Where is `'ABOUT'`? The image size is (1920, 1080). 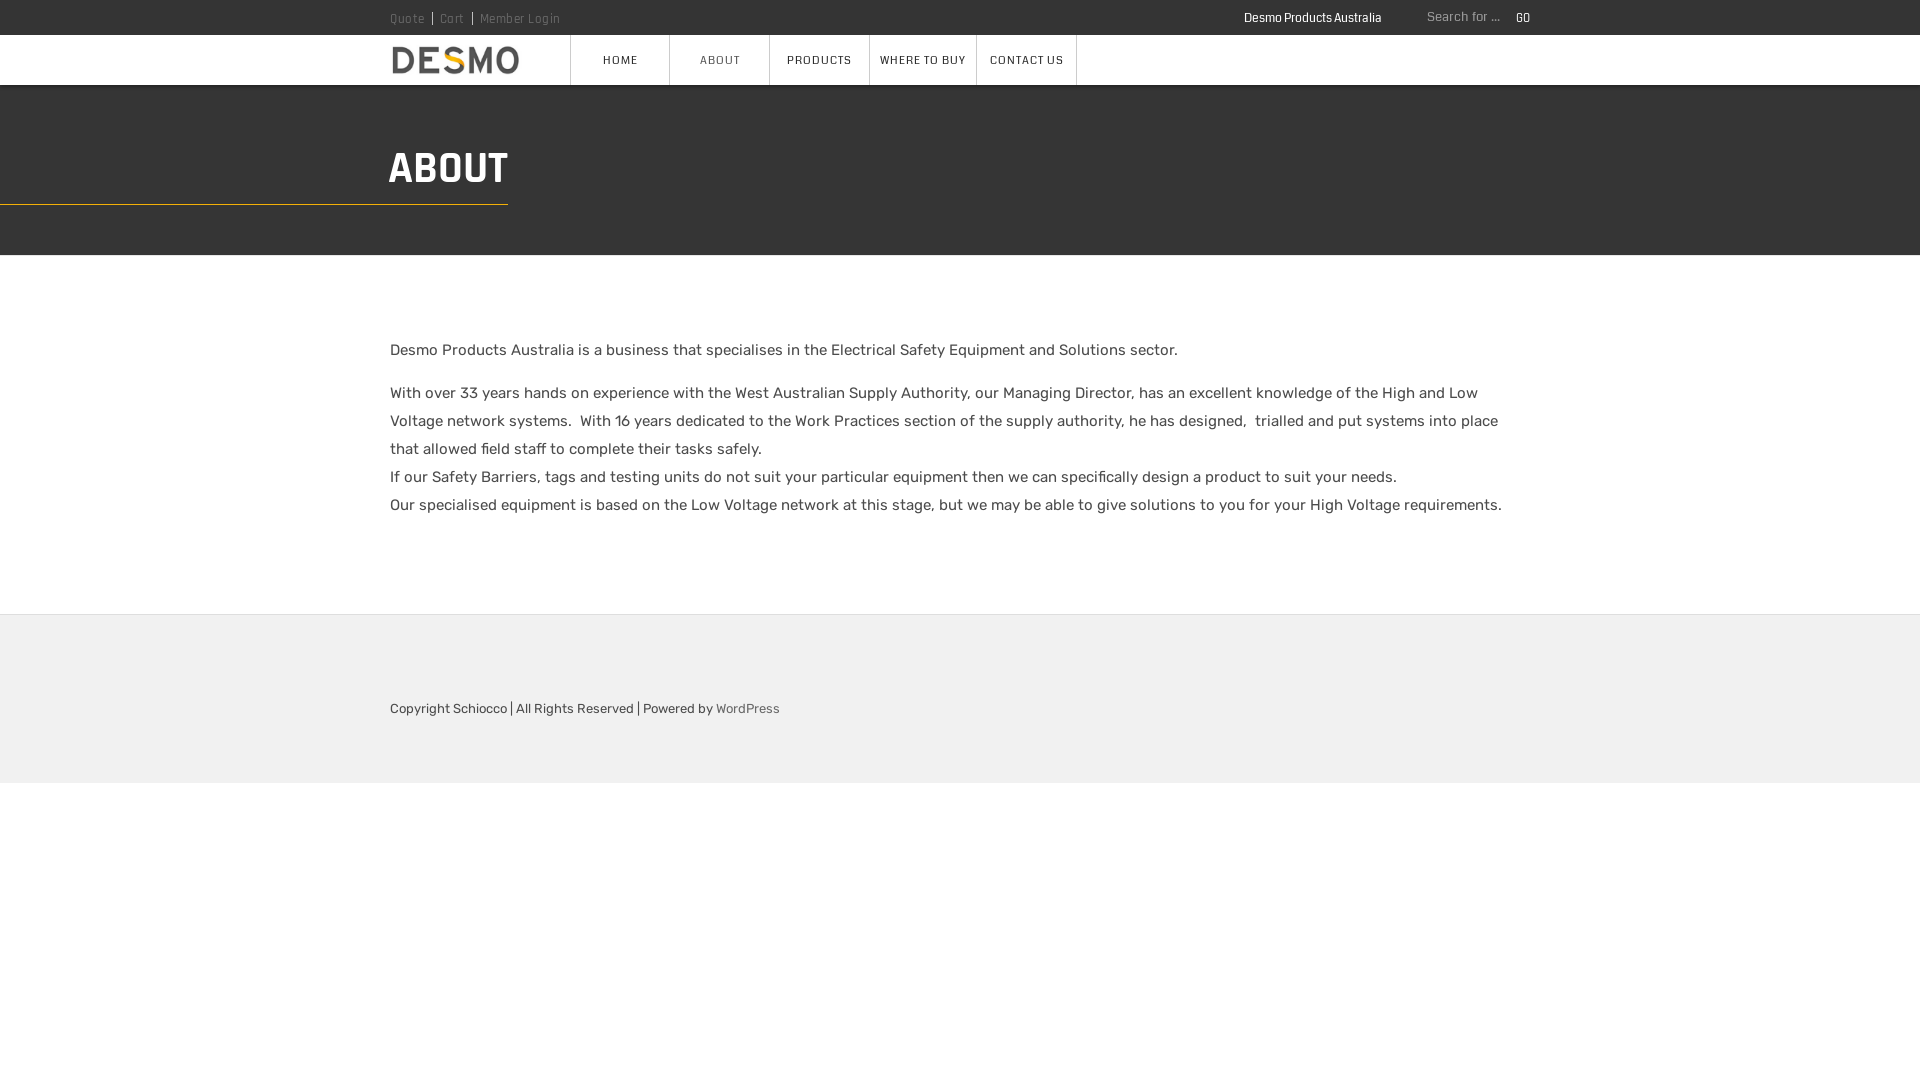
'ABOUT' is located at coordinates (720, 59).